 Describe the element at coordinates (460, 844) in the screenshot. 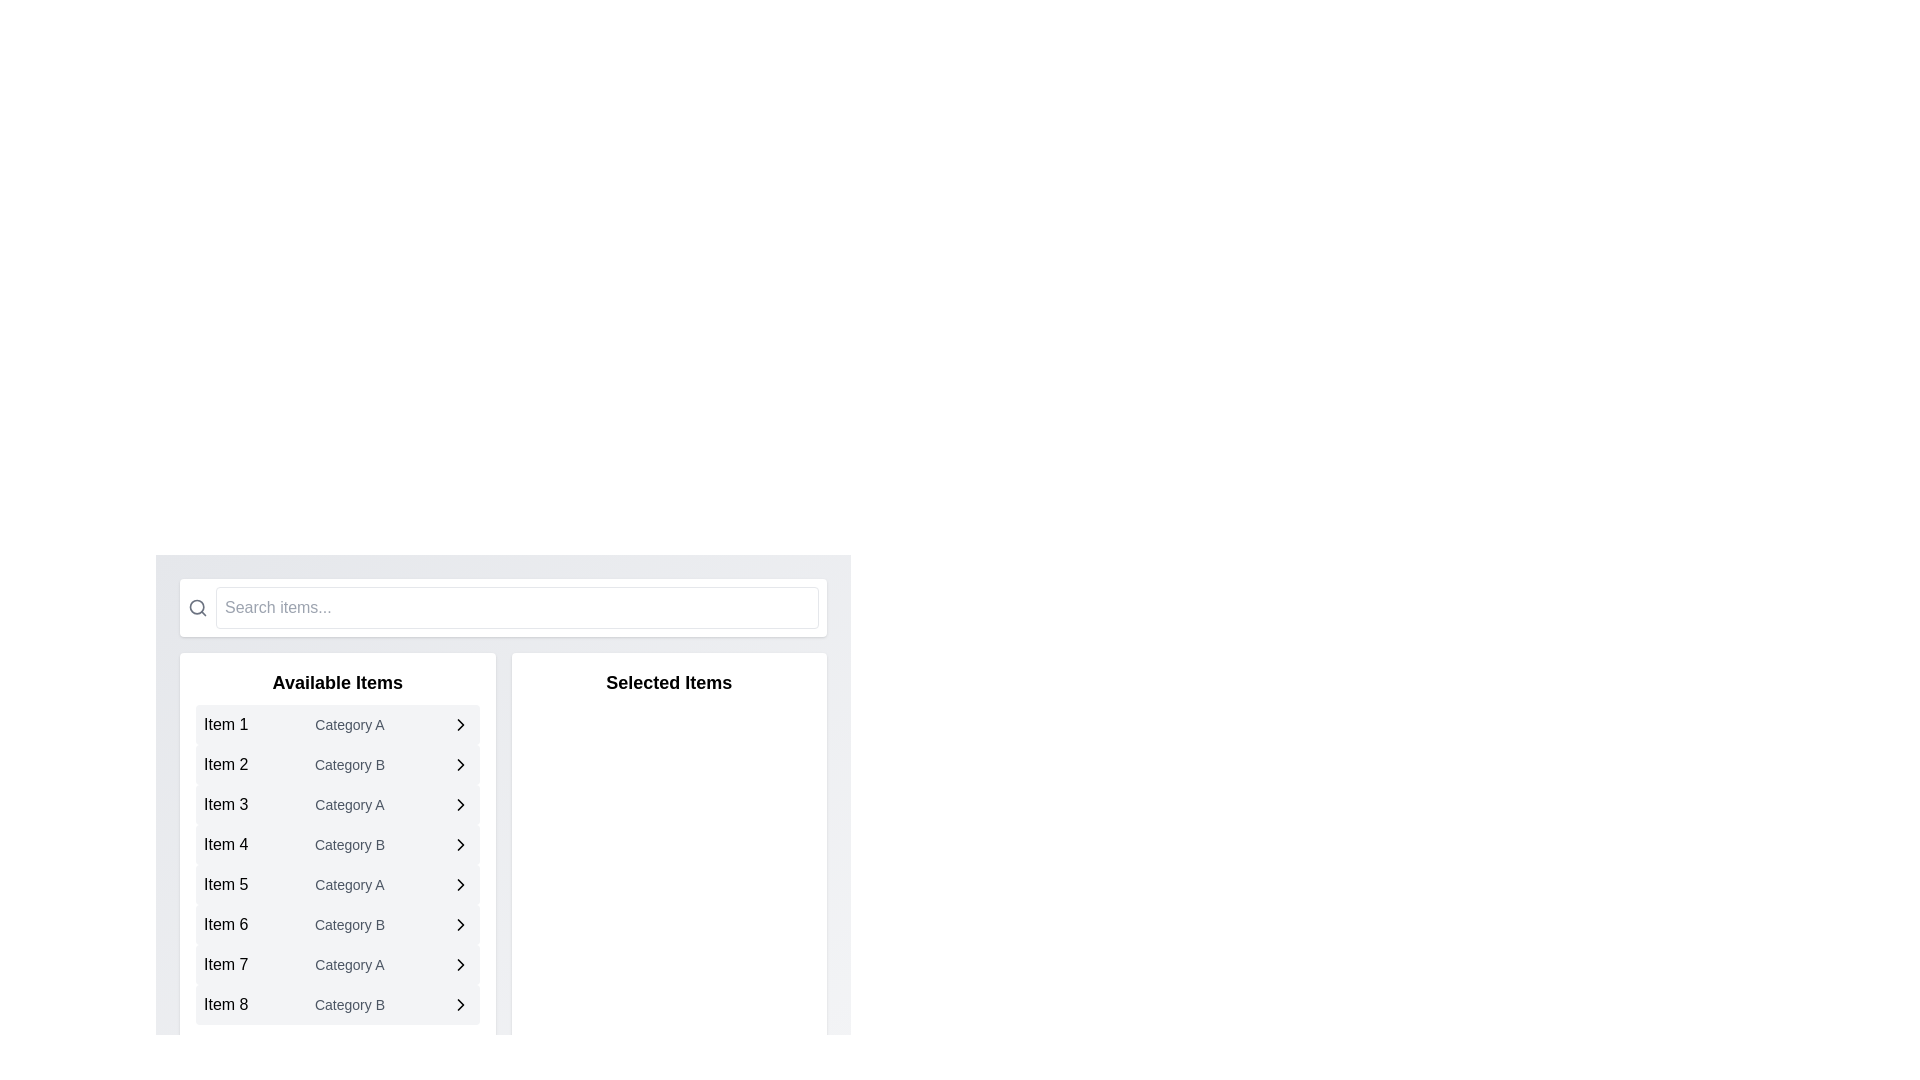

I see `the navigation arrow icon located as the rightmost component in the row for 'Item 4' and 'Category B' in the 'Available Items' list panel` at that location.